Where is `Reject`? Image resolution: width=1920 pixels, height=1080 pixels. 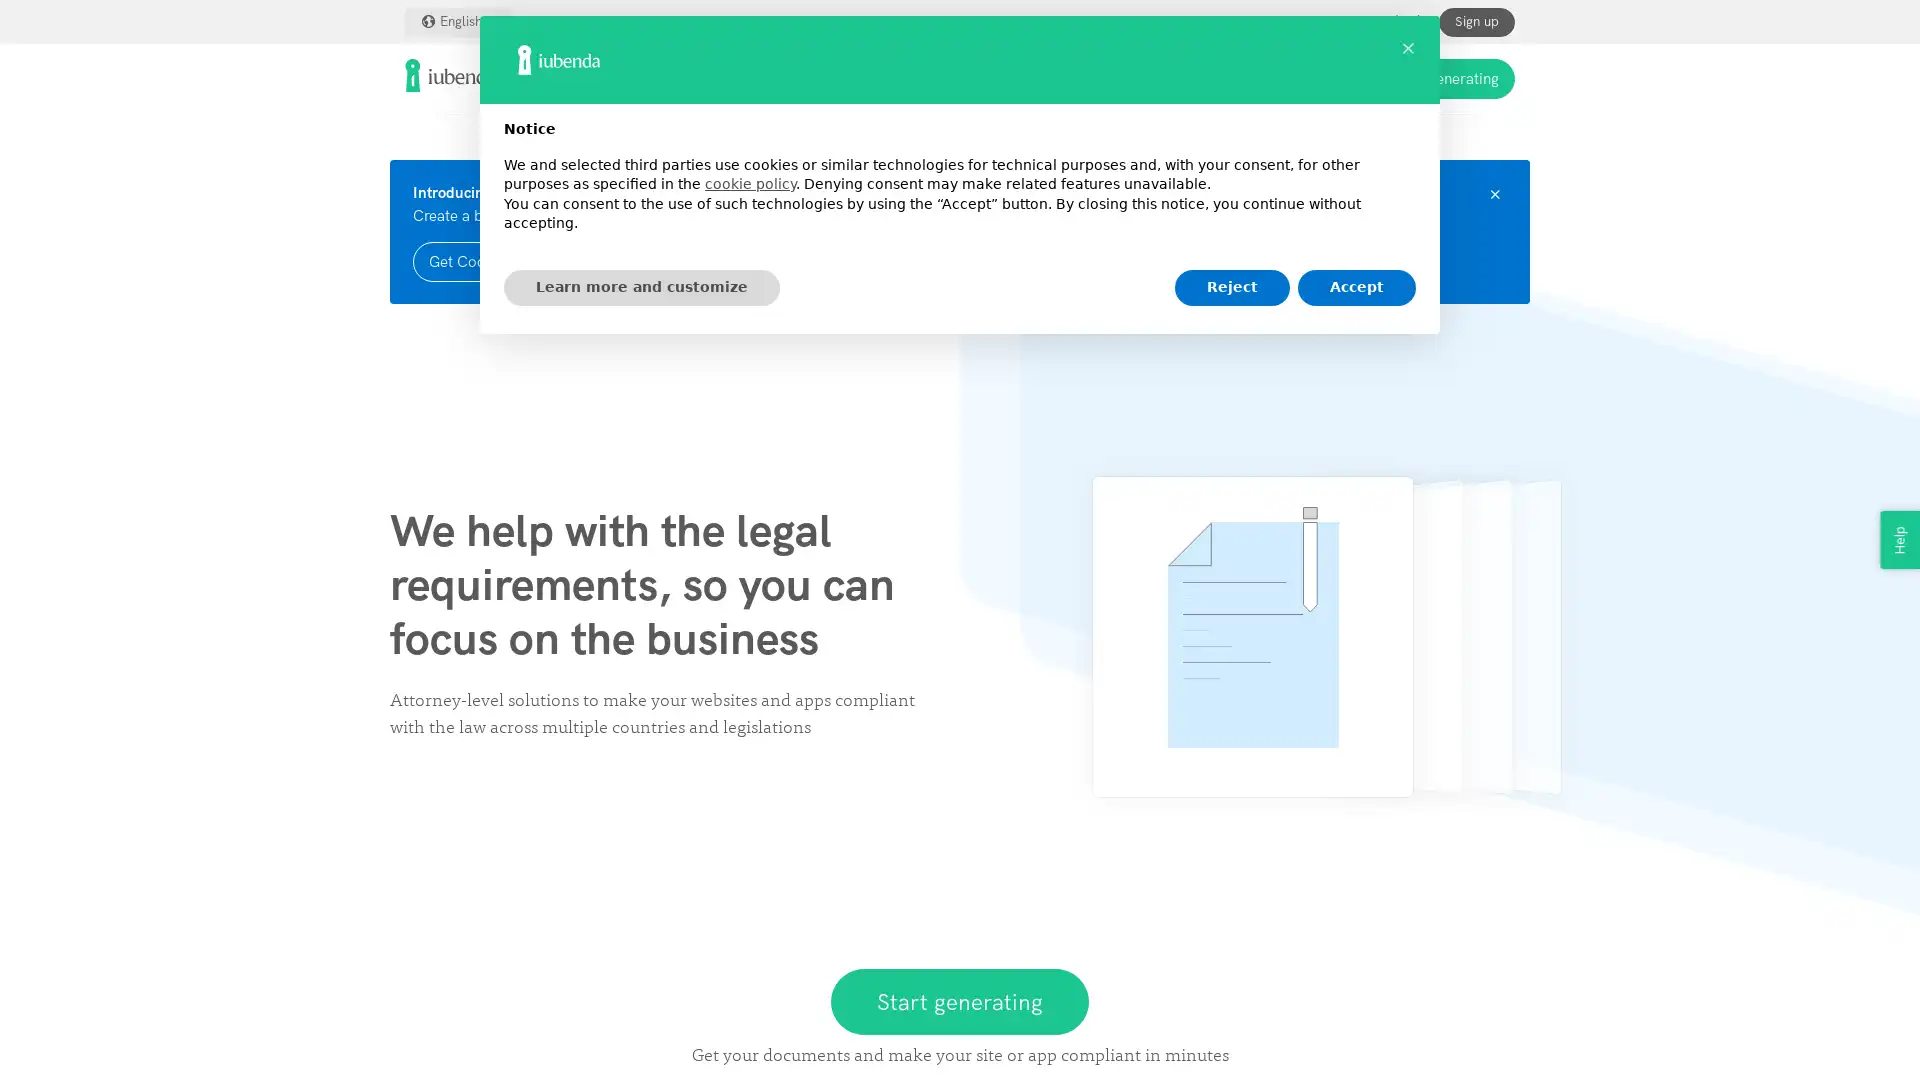 Reject is located at coordinates (1231, 286).